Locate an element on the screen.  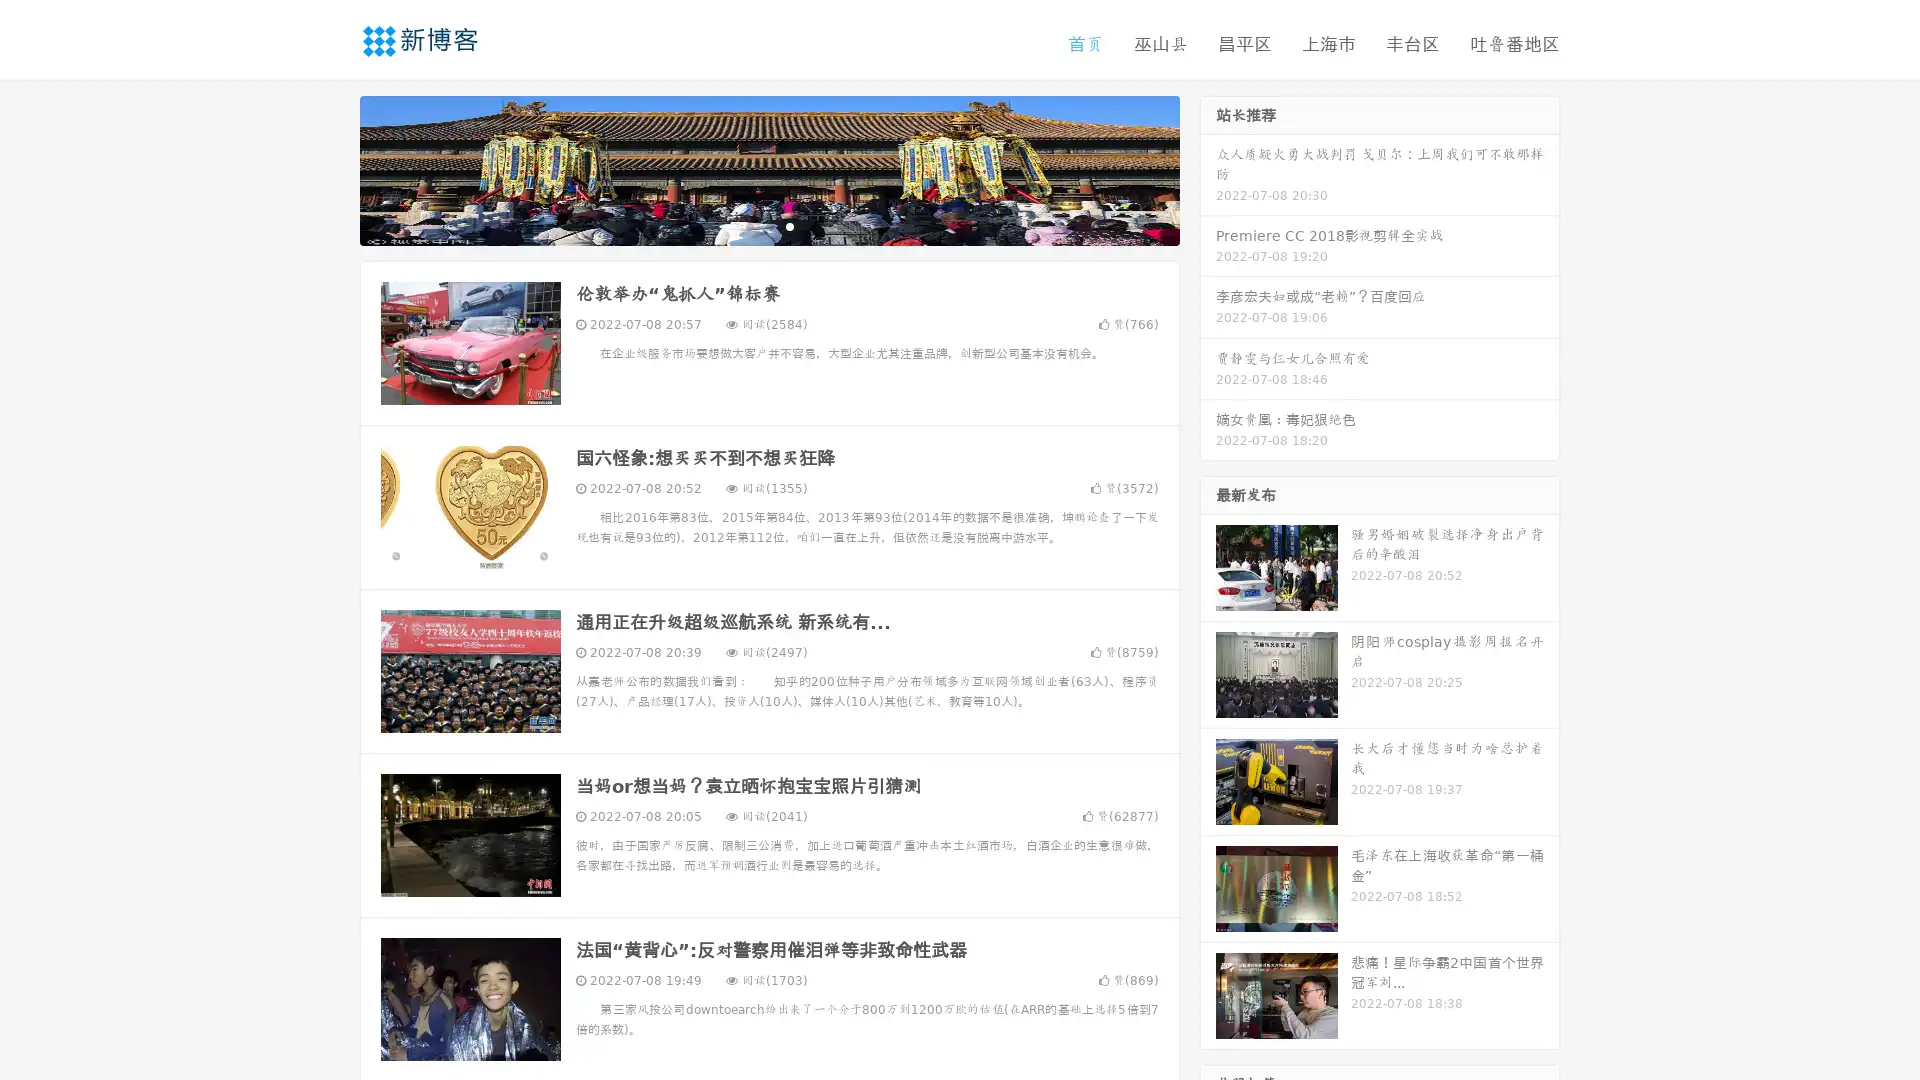
Previous slide is located at coordinates (330, 168).